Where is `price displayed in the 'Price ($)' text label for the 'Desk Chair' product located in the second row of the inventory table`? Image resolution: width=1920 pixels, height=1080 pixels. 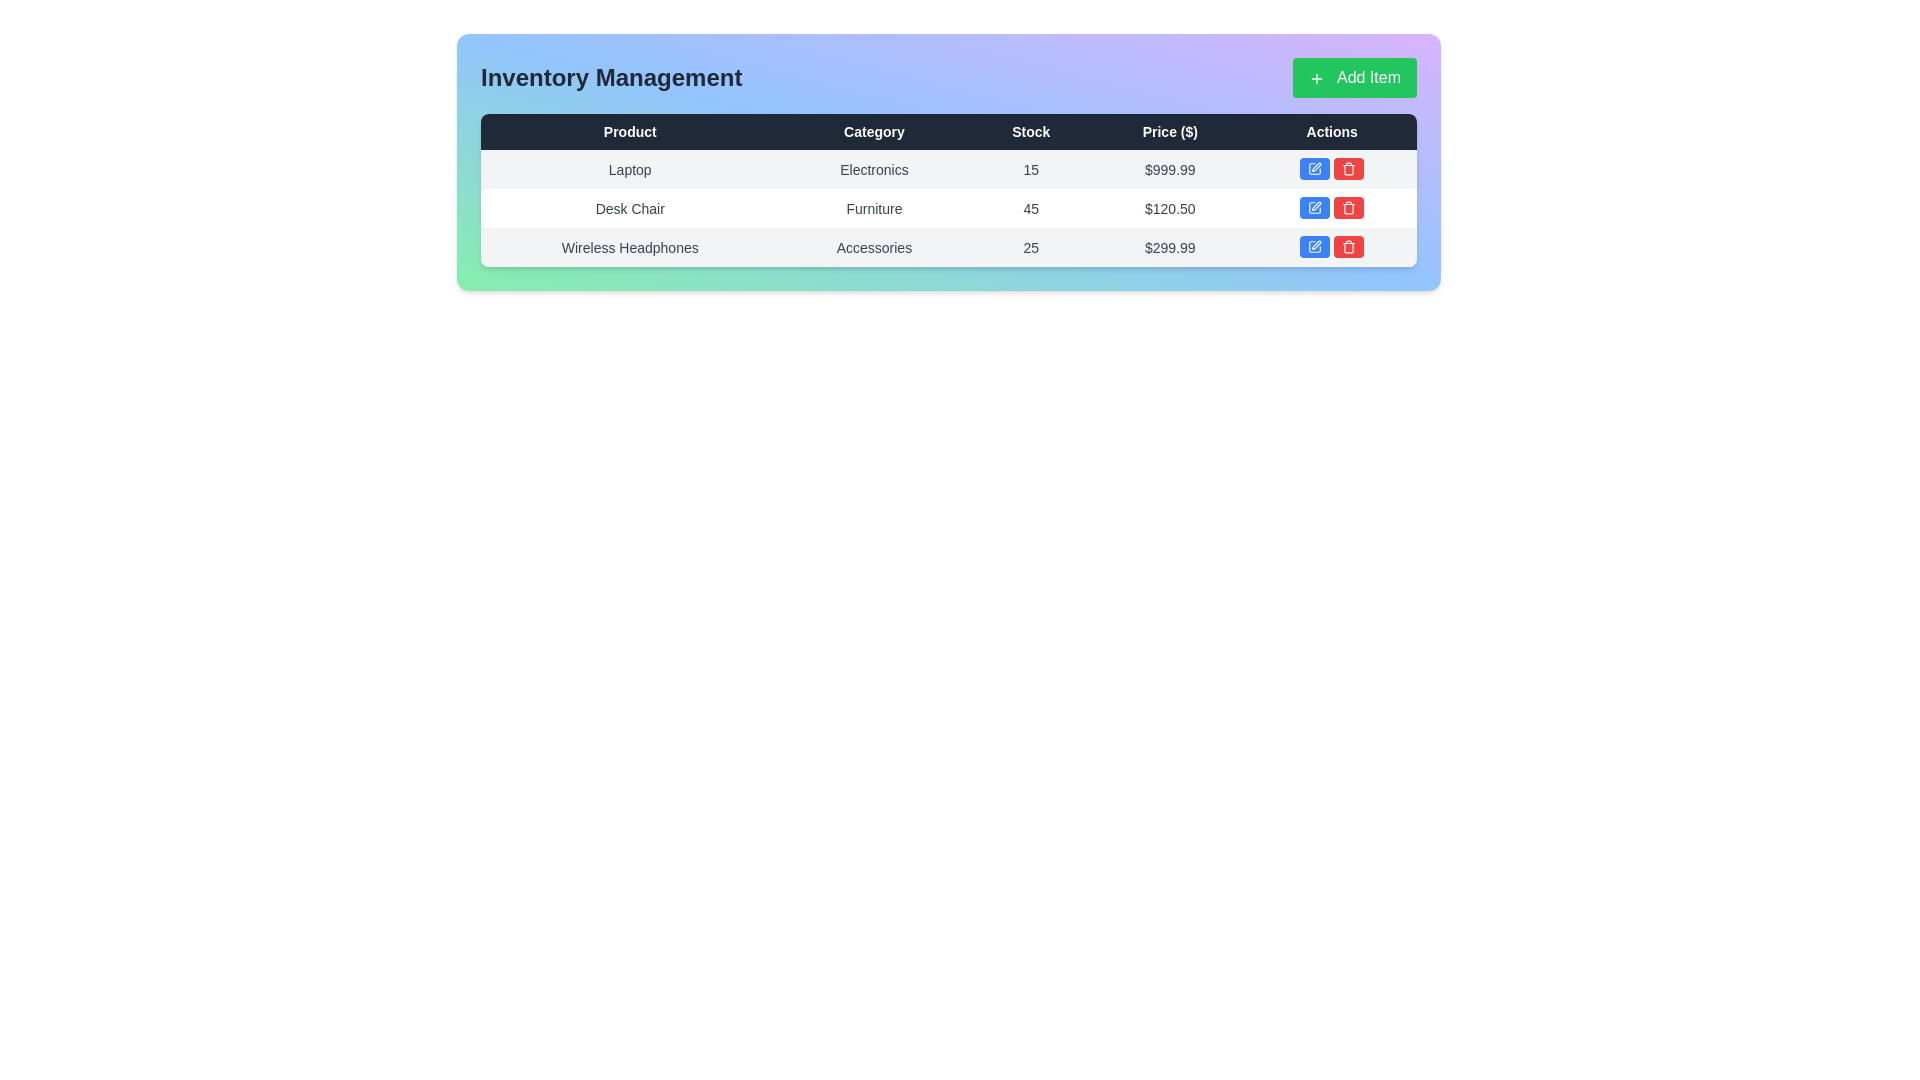
price displayed in the 'Price ($)' text label for the 'Desk Chair' product located in the second row of the inventory table is located at coordinates (1170, 208).